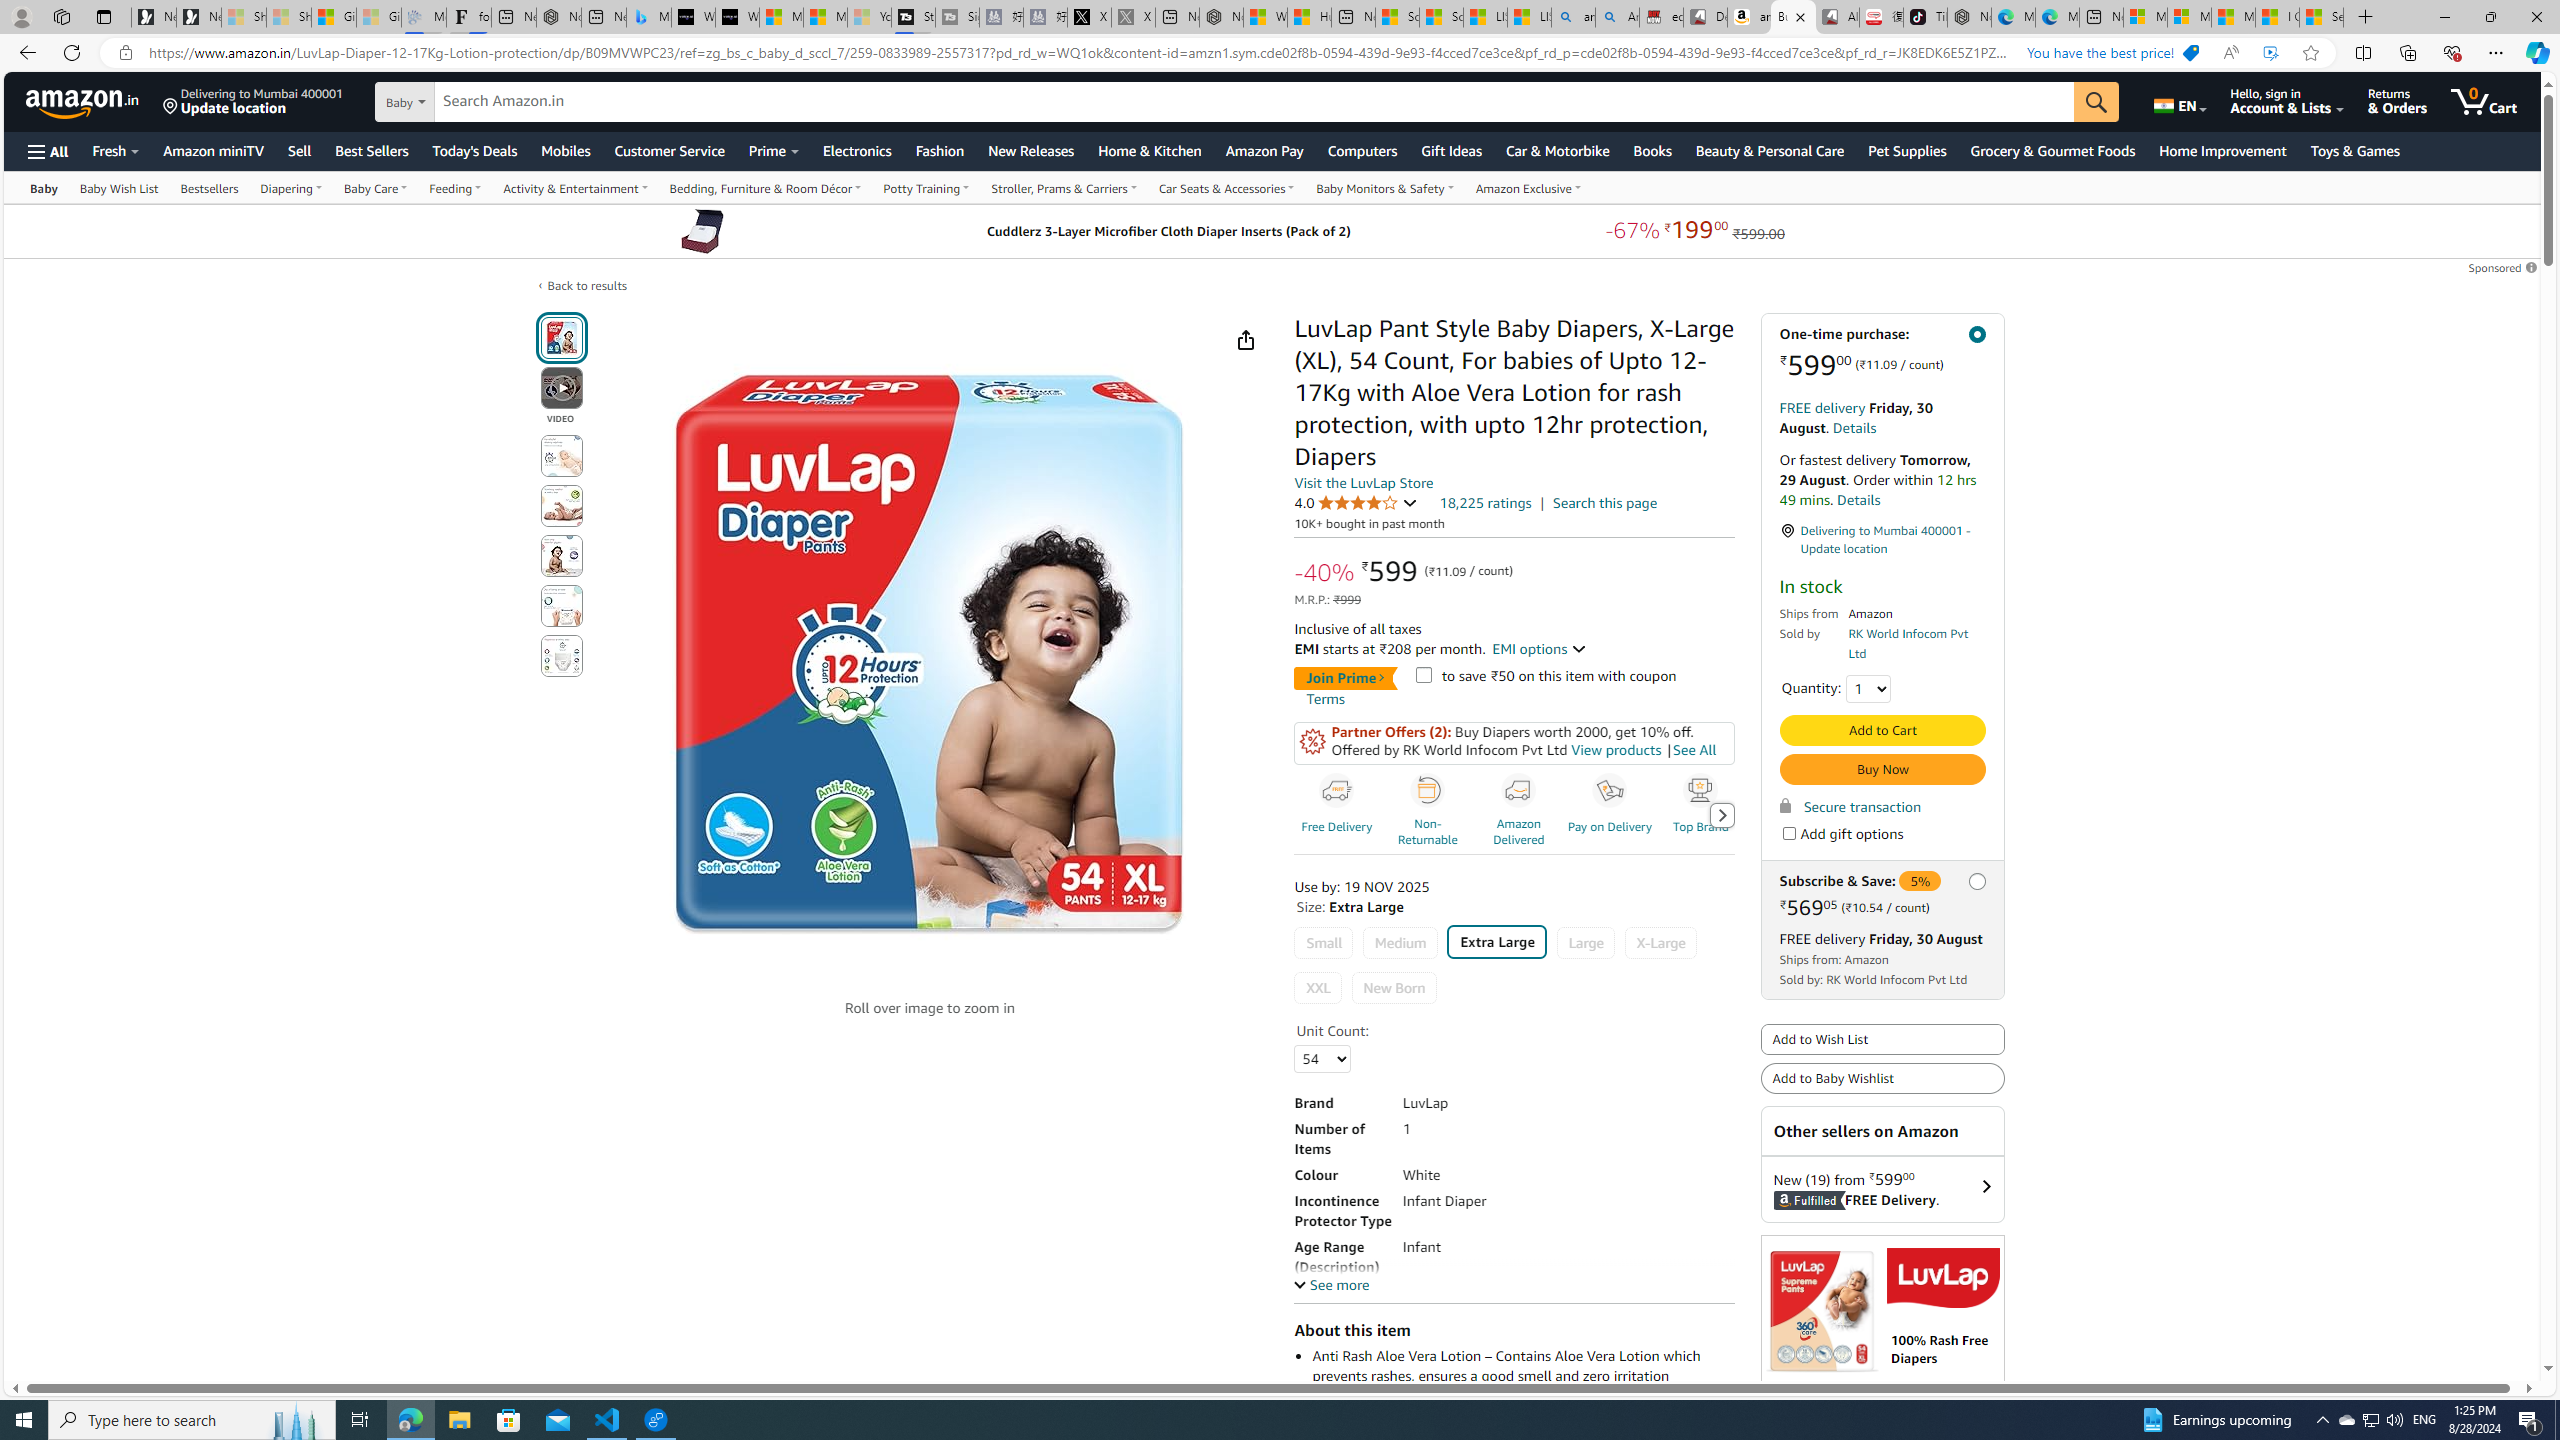 This screenshot has width=2560, height=1440. I want to click on 'Enhance video', so click(2270, 53).